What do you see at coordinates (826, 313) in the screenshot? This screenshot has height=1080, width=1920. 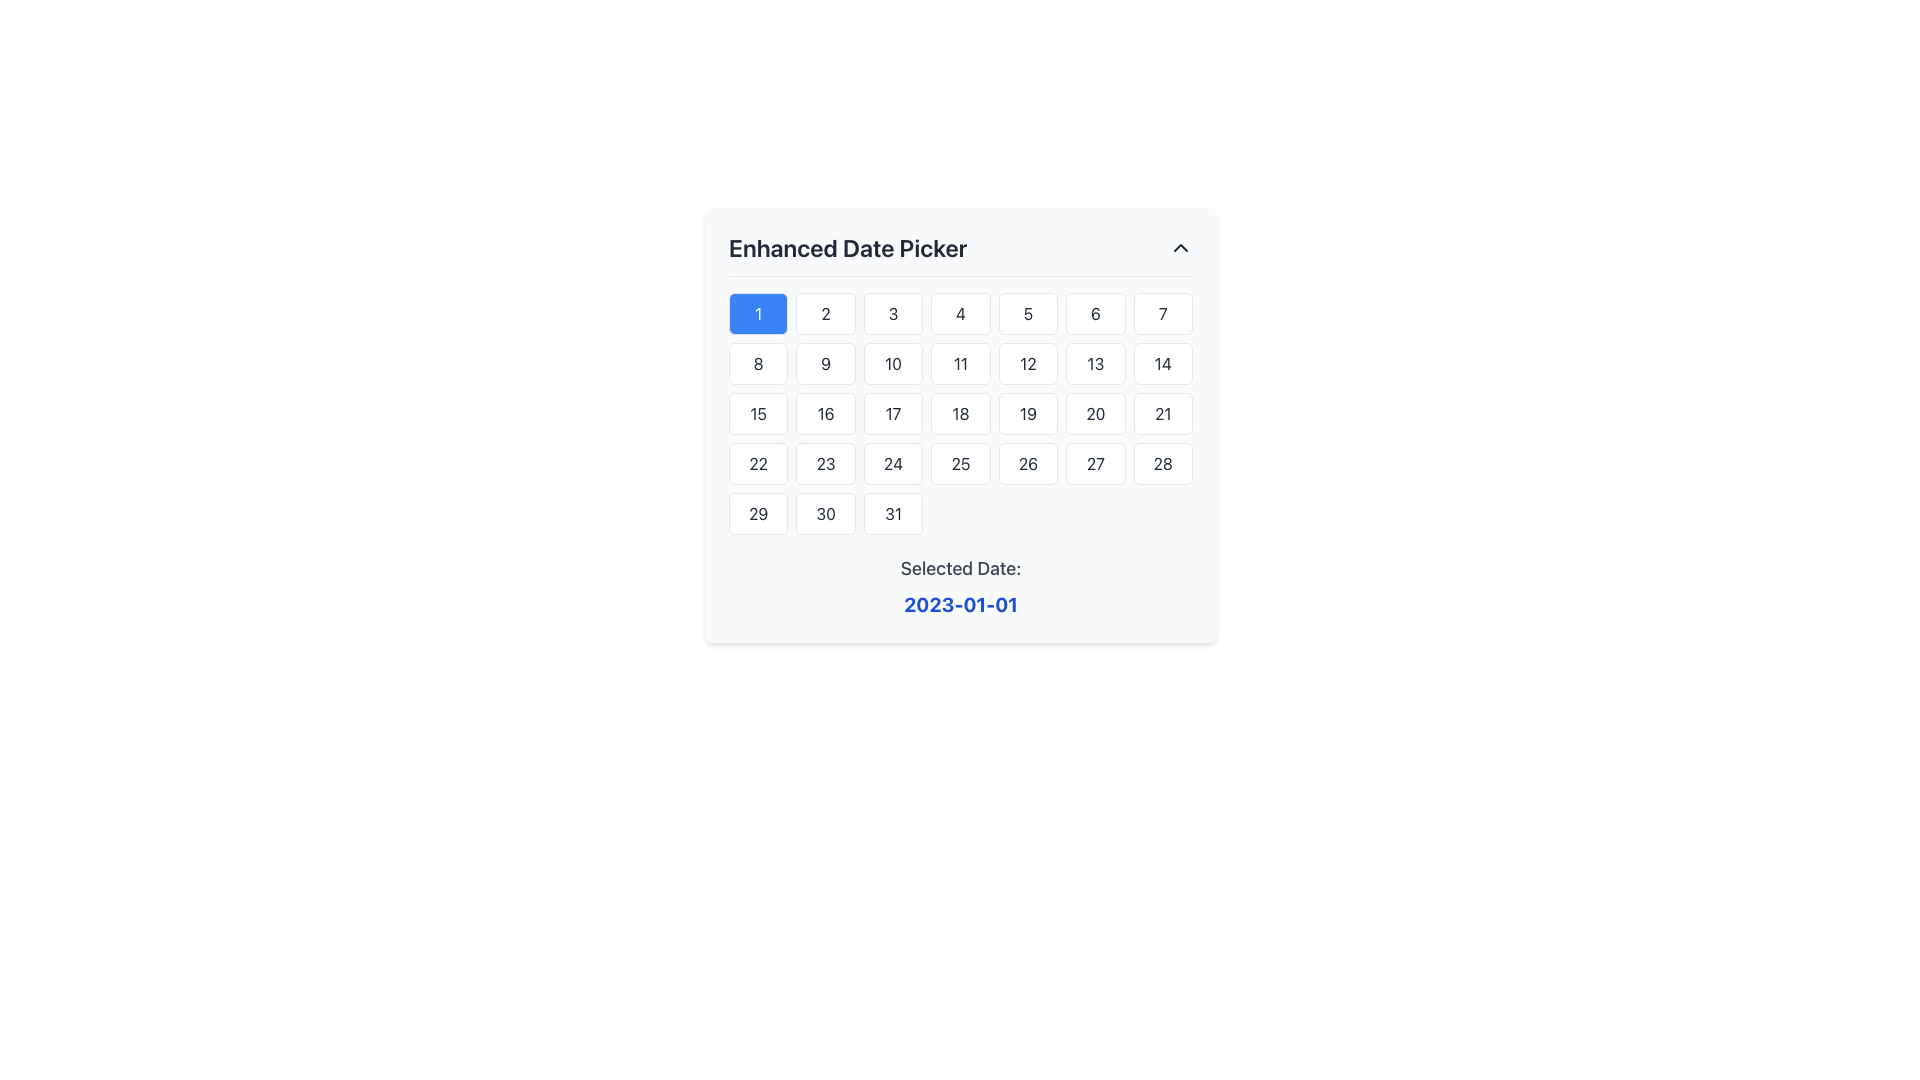 I see `the button displaying the number '2' in a grid layout below the heading 'Enhanced Date Picker'` at bounding box center [826, 313].